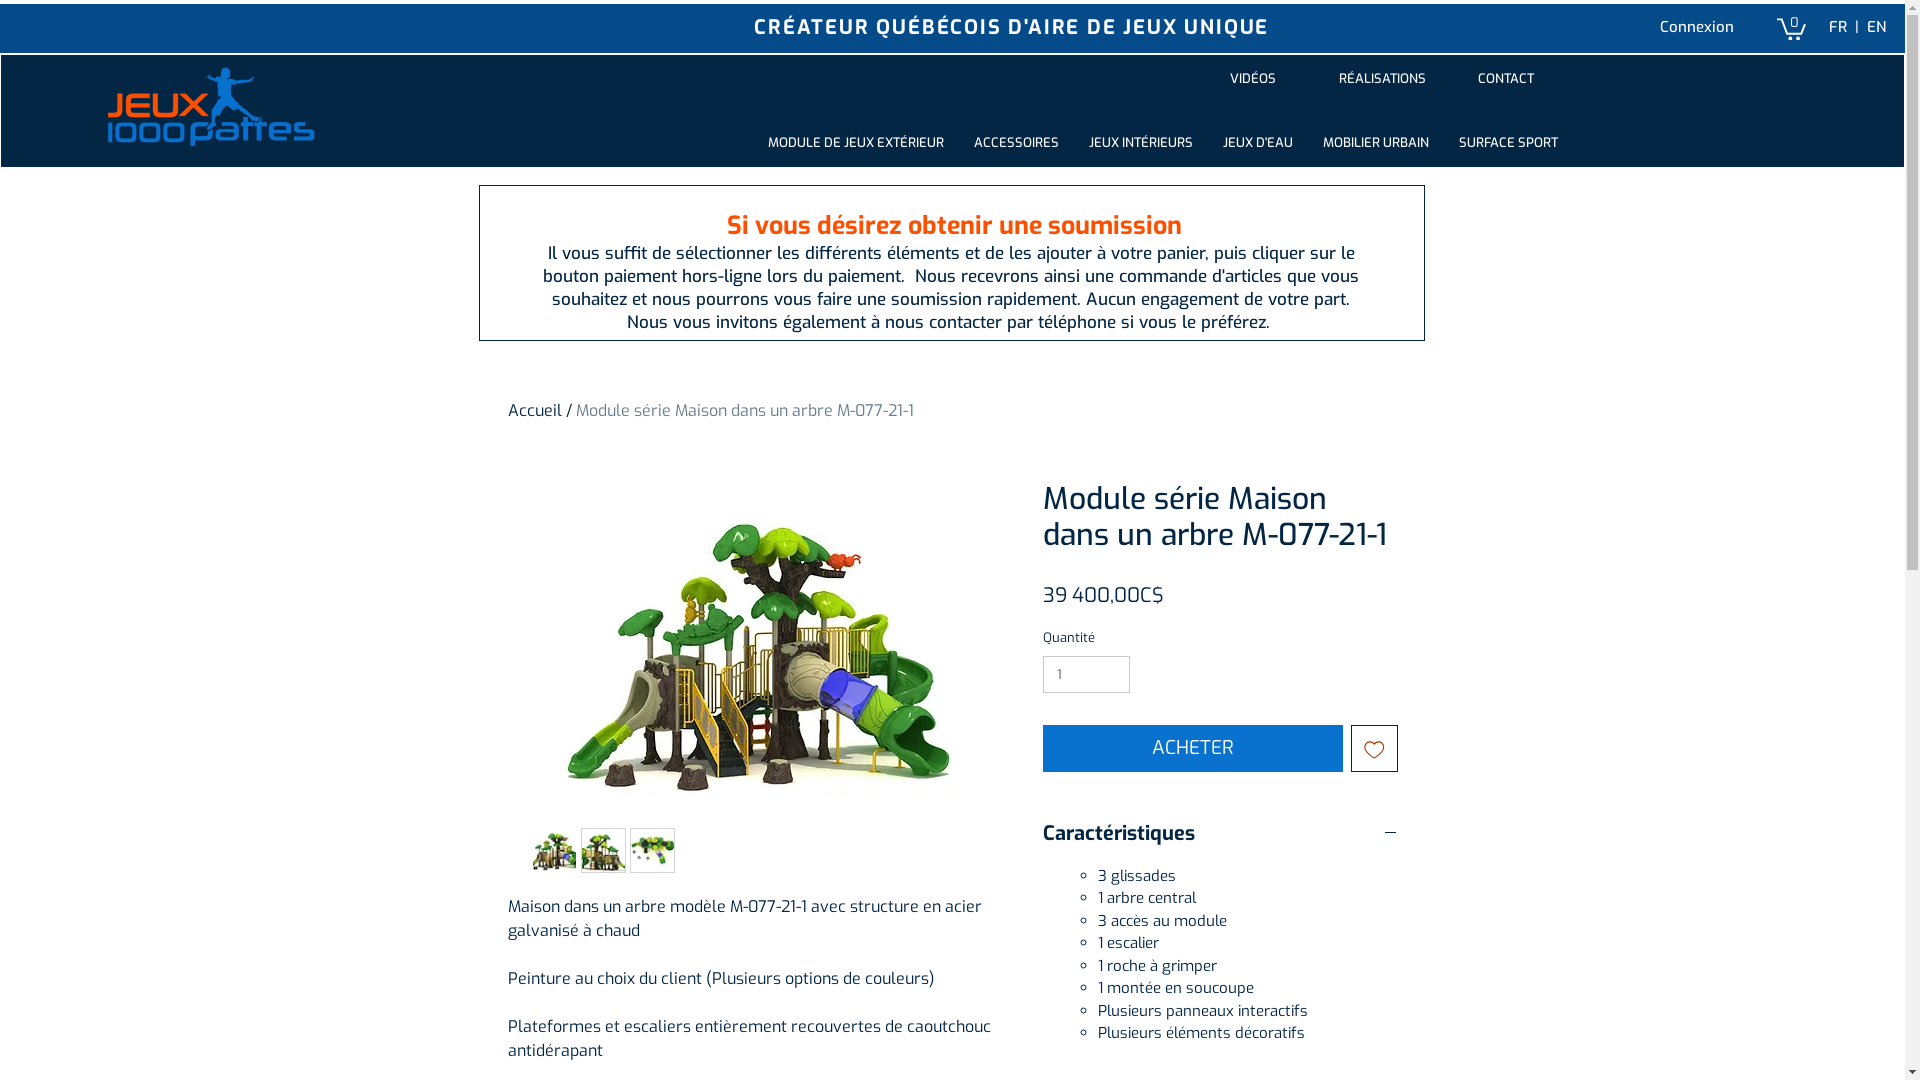 This screenshot has width=1920, height=1080. What do you see at coordinates (1837, 27) in the screenshot?
I see `'FR'` at bounding box center [1837, 27].